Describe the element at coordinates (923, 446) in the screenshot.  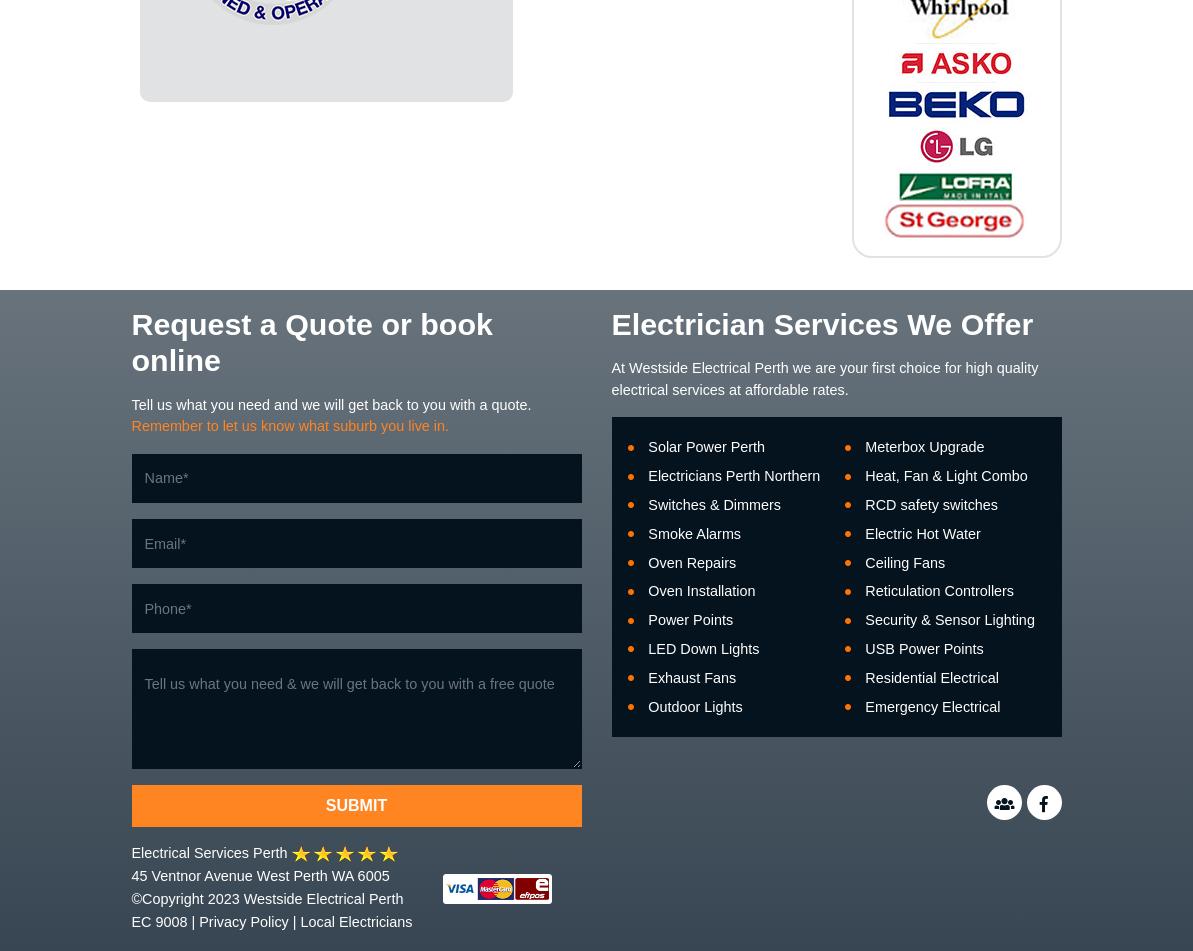
I see `'Meterbox Upgrade'` at that location.